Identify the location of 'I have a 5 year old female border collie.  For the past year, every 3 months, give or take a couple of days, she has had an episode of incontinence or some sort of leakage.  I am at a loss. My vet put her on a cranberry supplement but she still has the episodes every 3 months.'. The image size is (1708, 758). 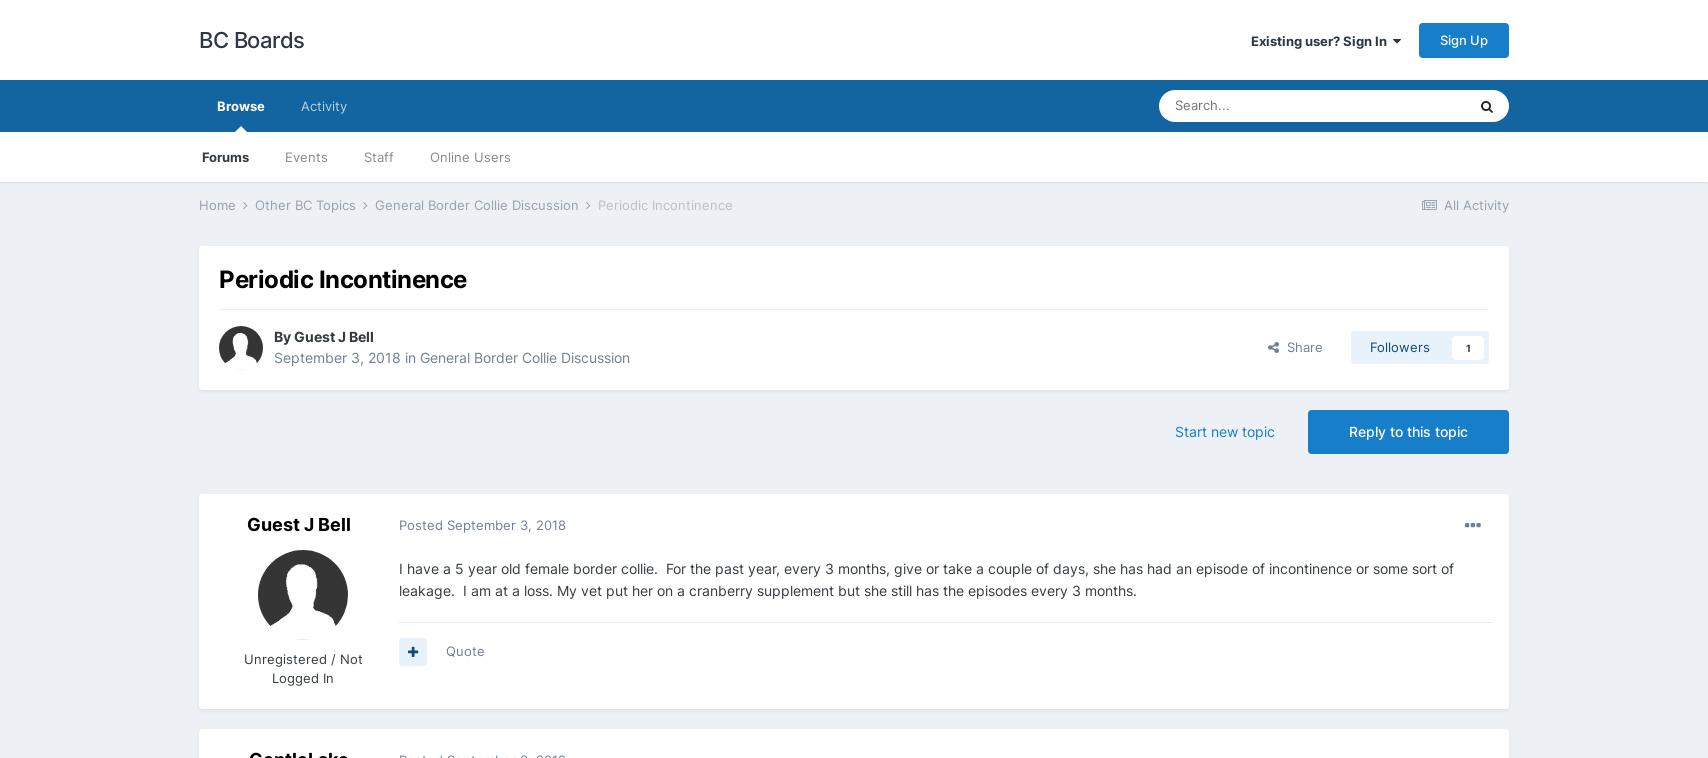
(926, 579).